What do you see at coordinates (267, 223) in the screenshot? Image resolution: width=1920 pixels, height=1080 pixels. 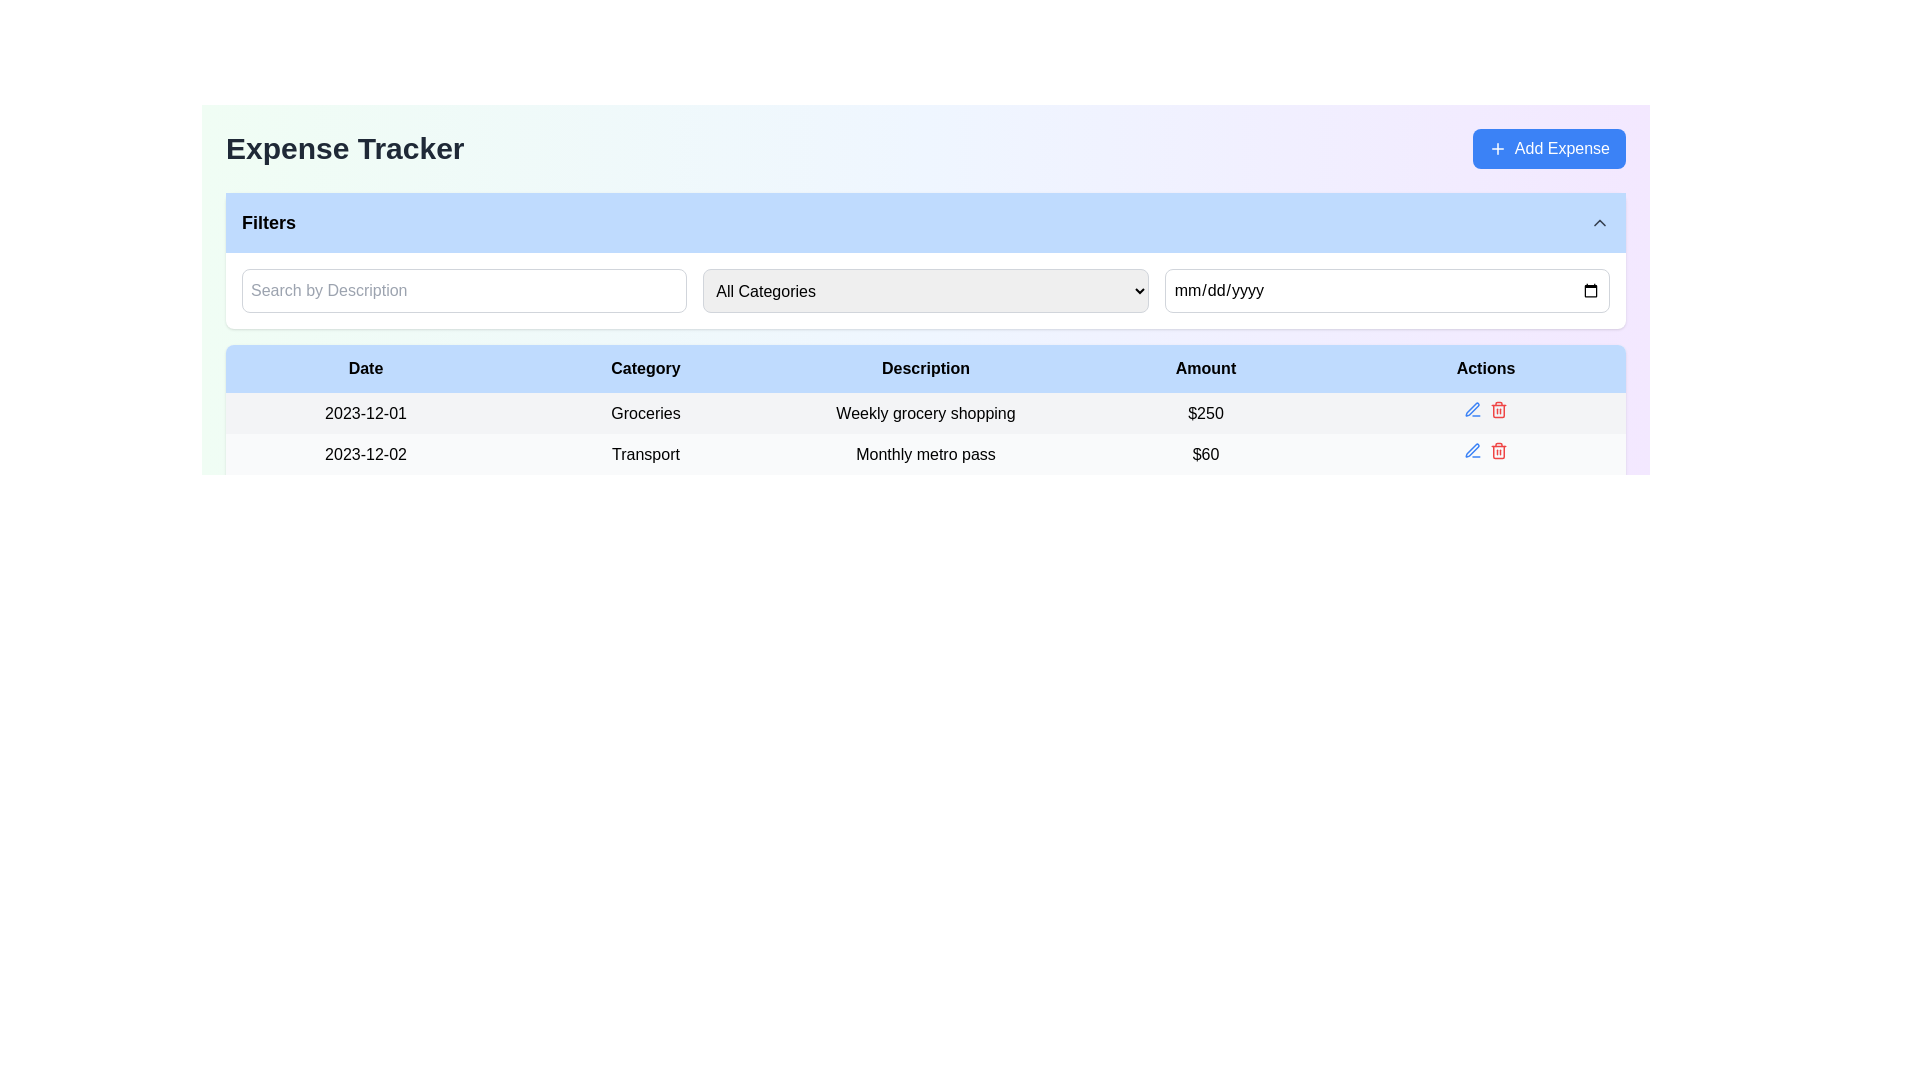 I see `the text label that indicates the functionality of the filtering options, located at the top left of the blue bar in the interface` at bounding box center [267, 223].